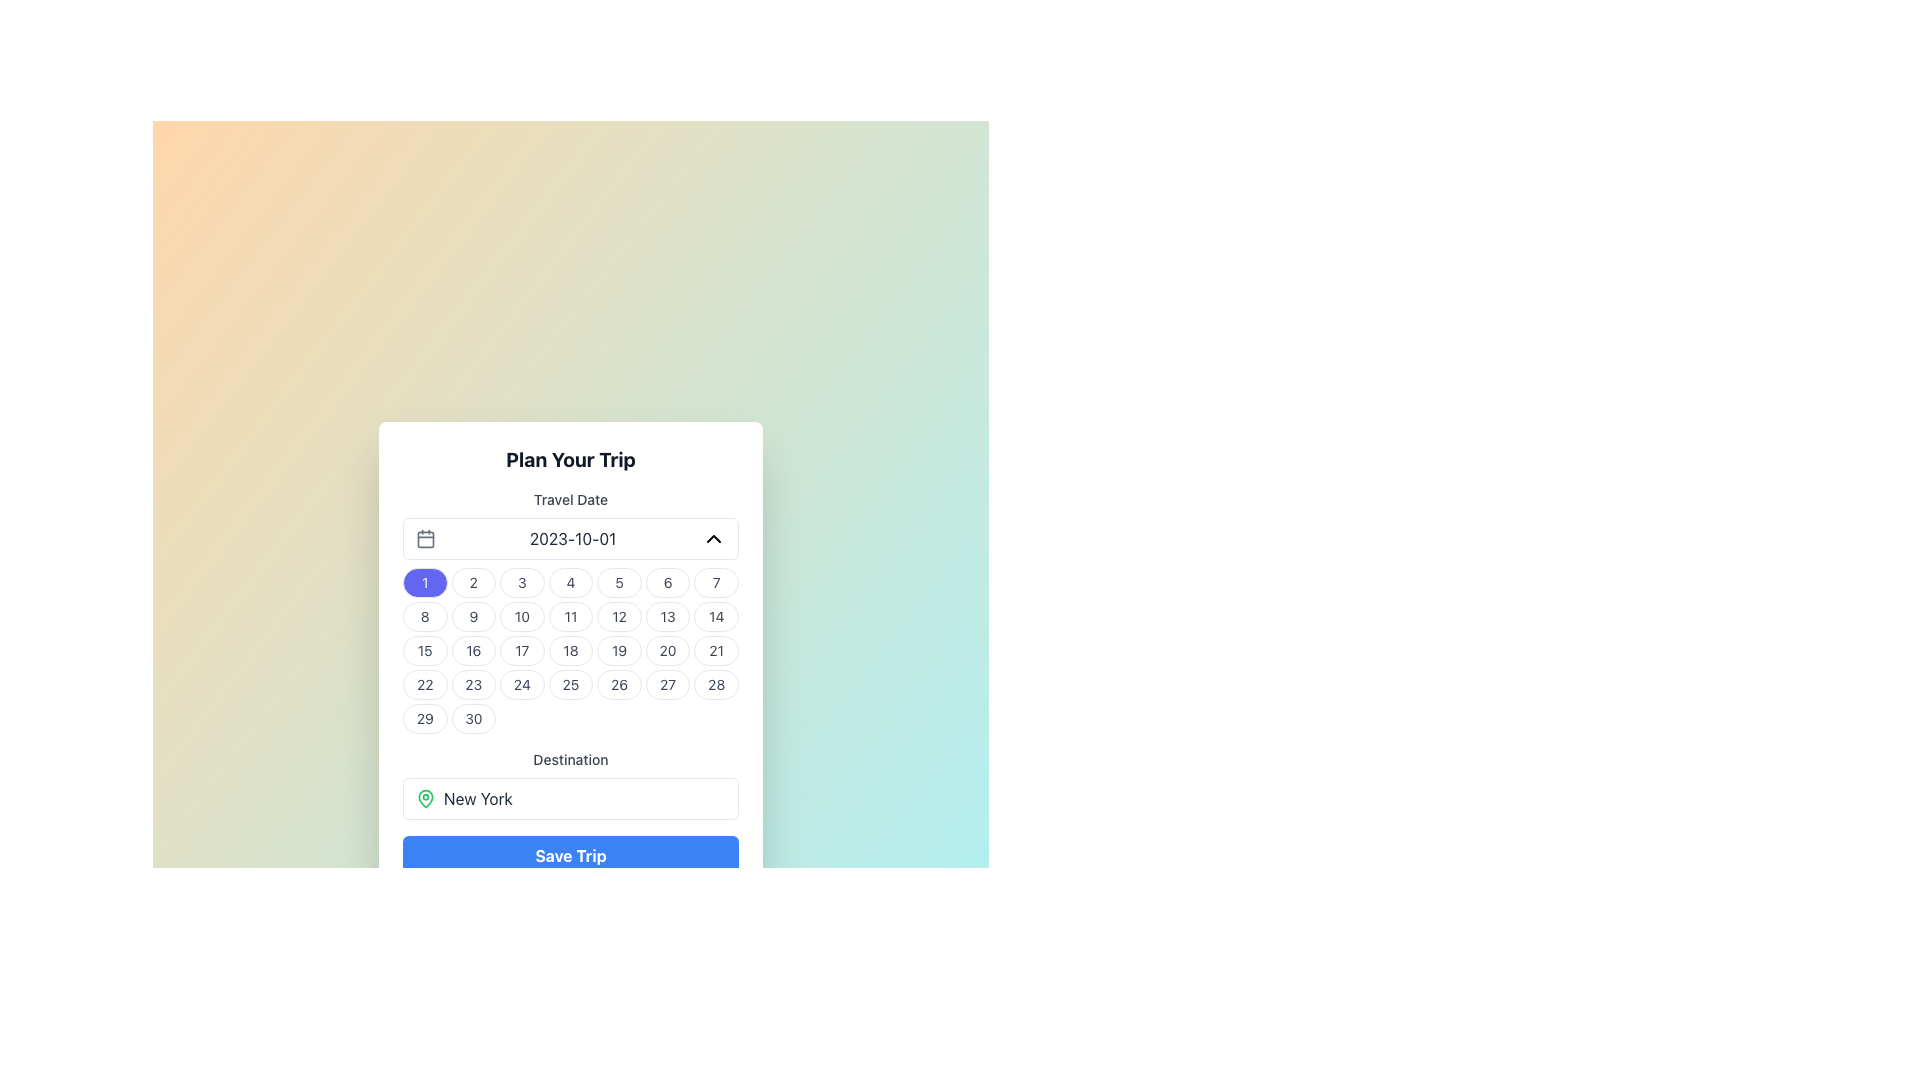 The image size is (1920, 1080). I want to click on the button labeled '3' in the top row of the calendar interface, so click(522, 582).